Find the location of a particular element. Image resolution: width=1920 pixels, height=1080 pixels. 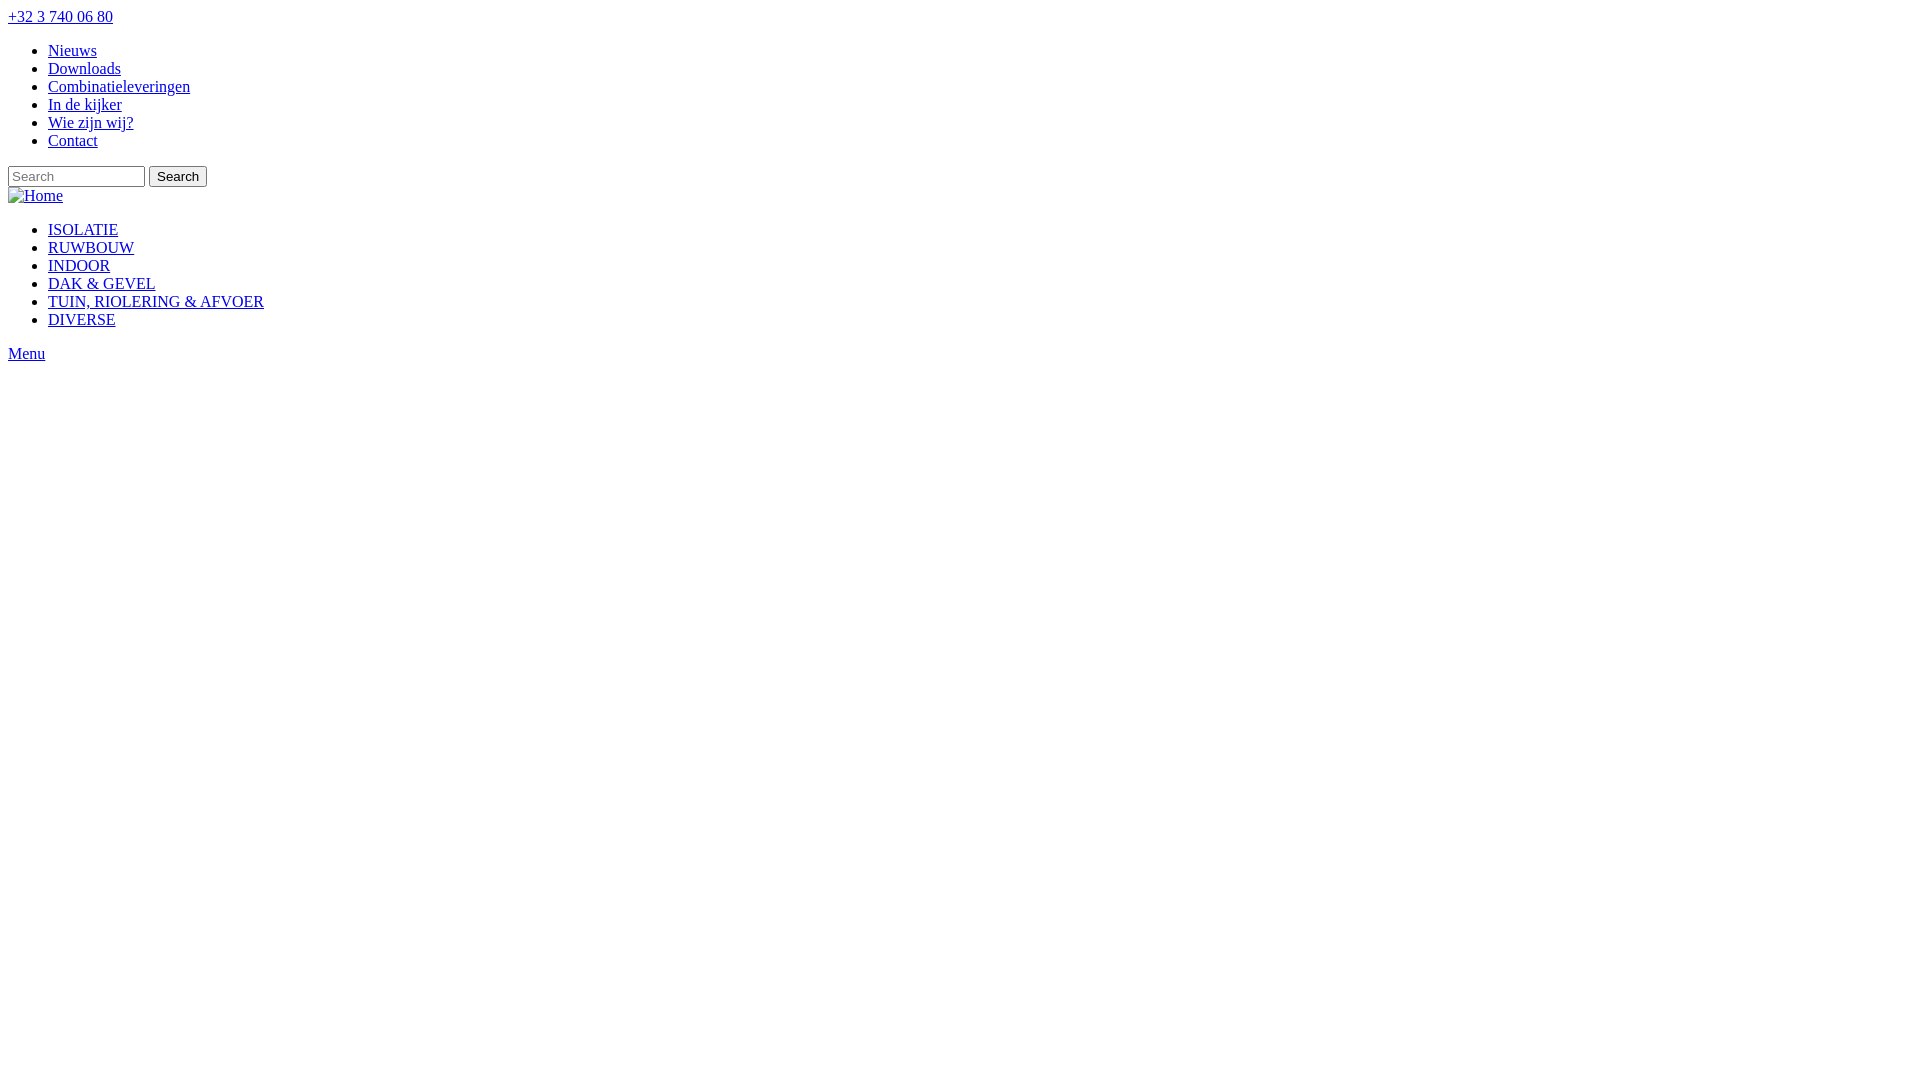

'Downloads' is located at coordinates (83, 67).